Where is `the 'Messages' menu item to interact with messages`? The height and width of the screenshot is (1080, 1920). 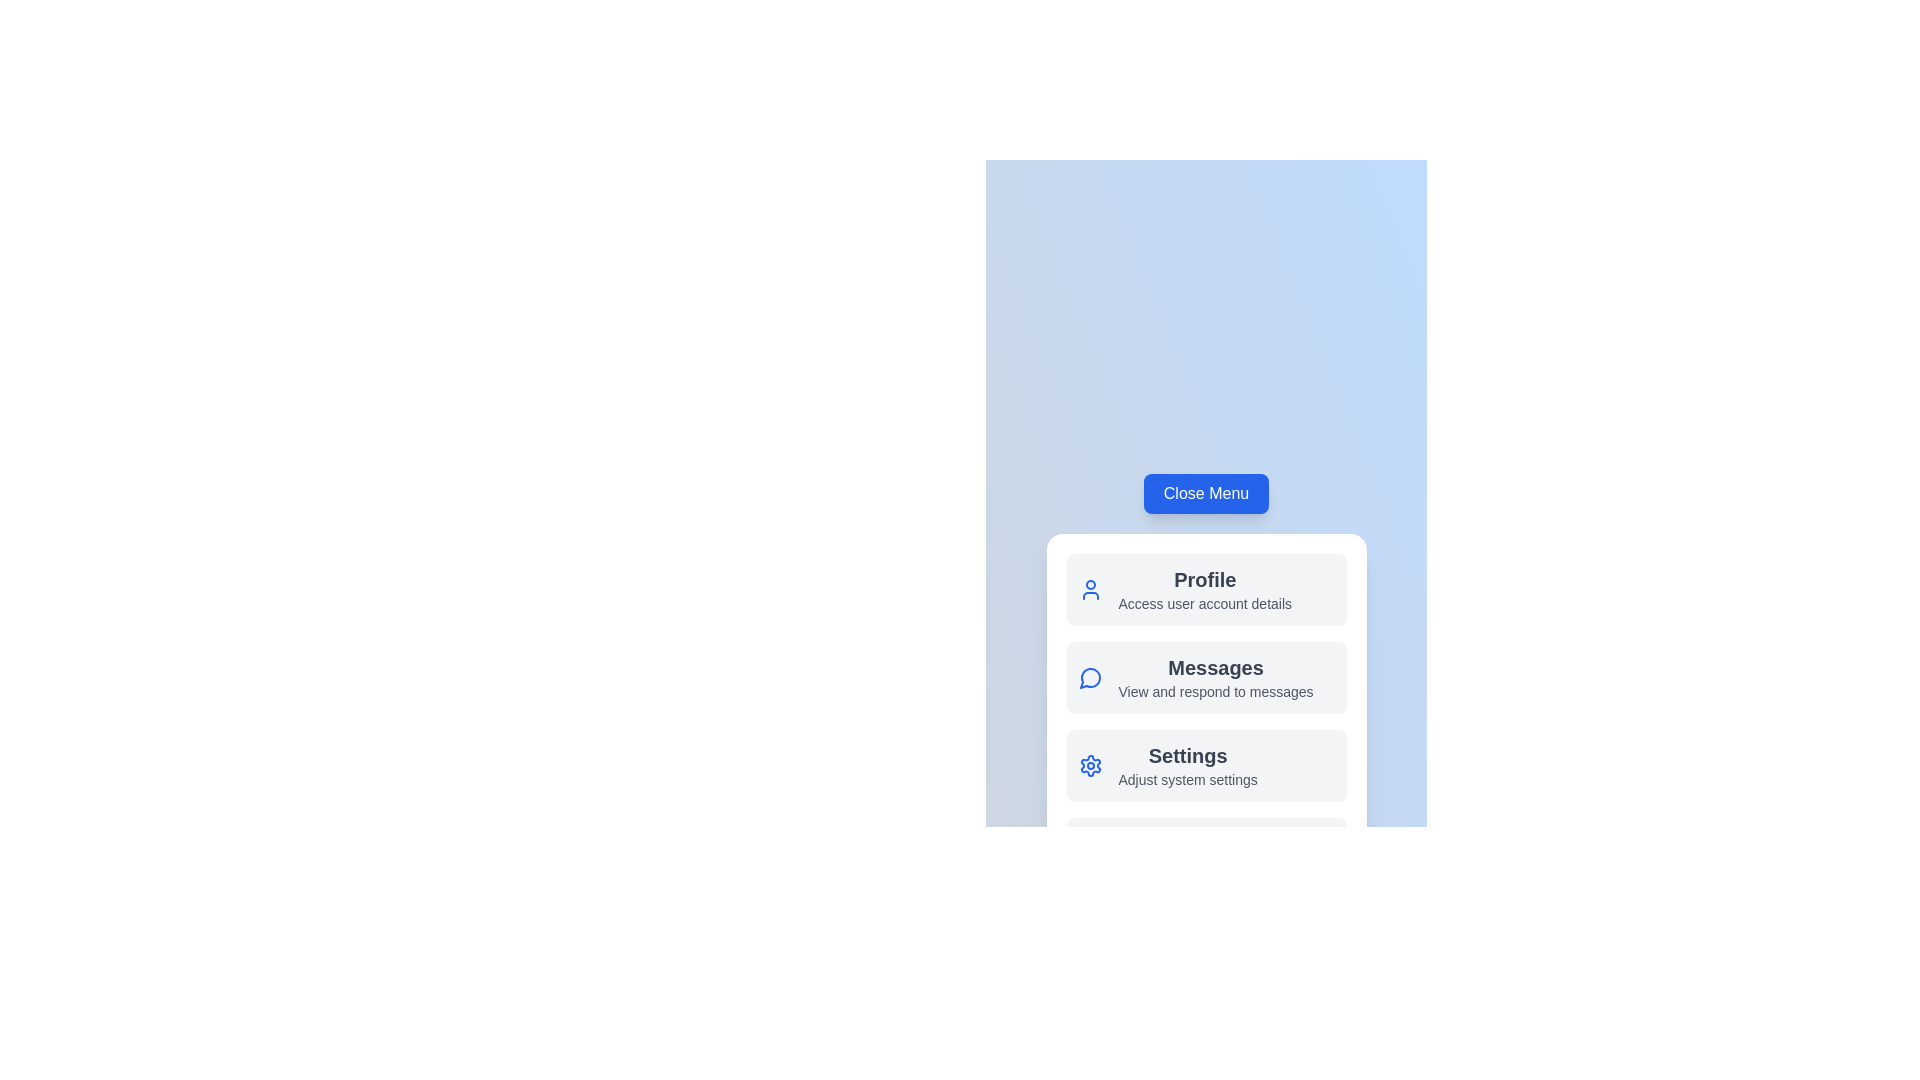 the 'Messages' menu item to interact with messages is located at coordinates (1204, 677).